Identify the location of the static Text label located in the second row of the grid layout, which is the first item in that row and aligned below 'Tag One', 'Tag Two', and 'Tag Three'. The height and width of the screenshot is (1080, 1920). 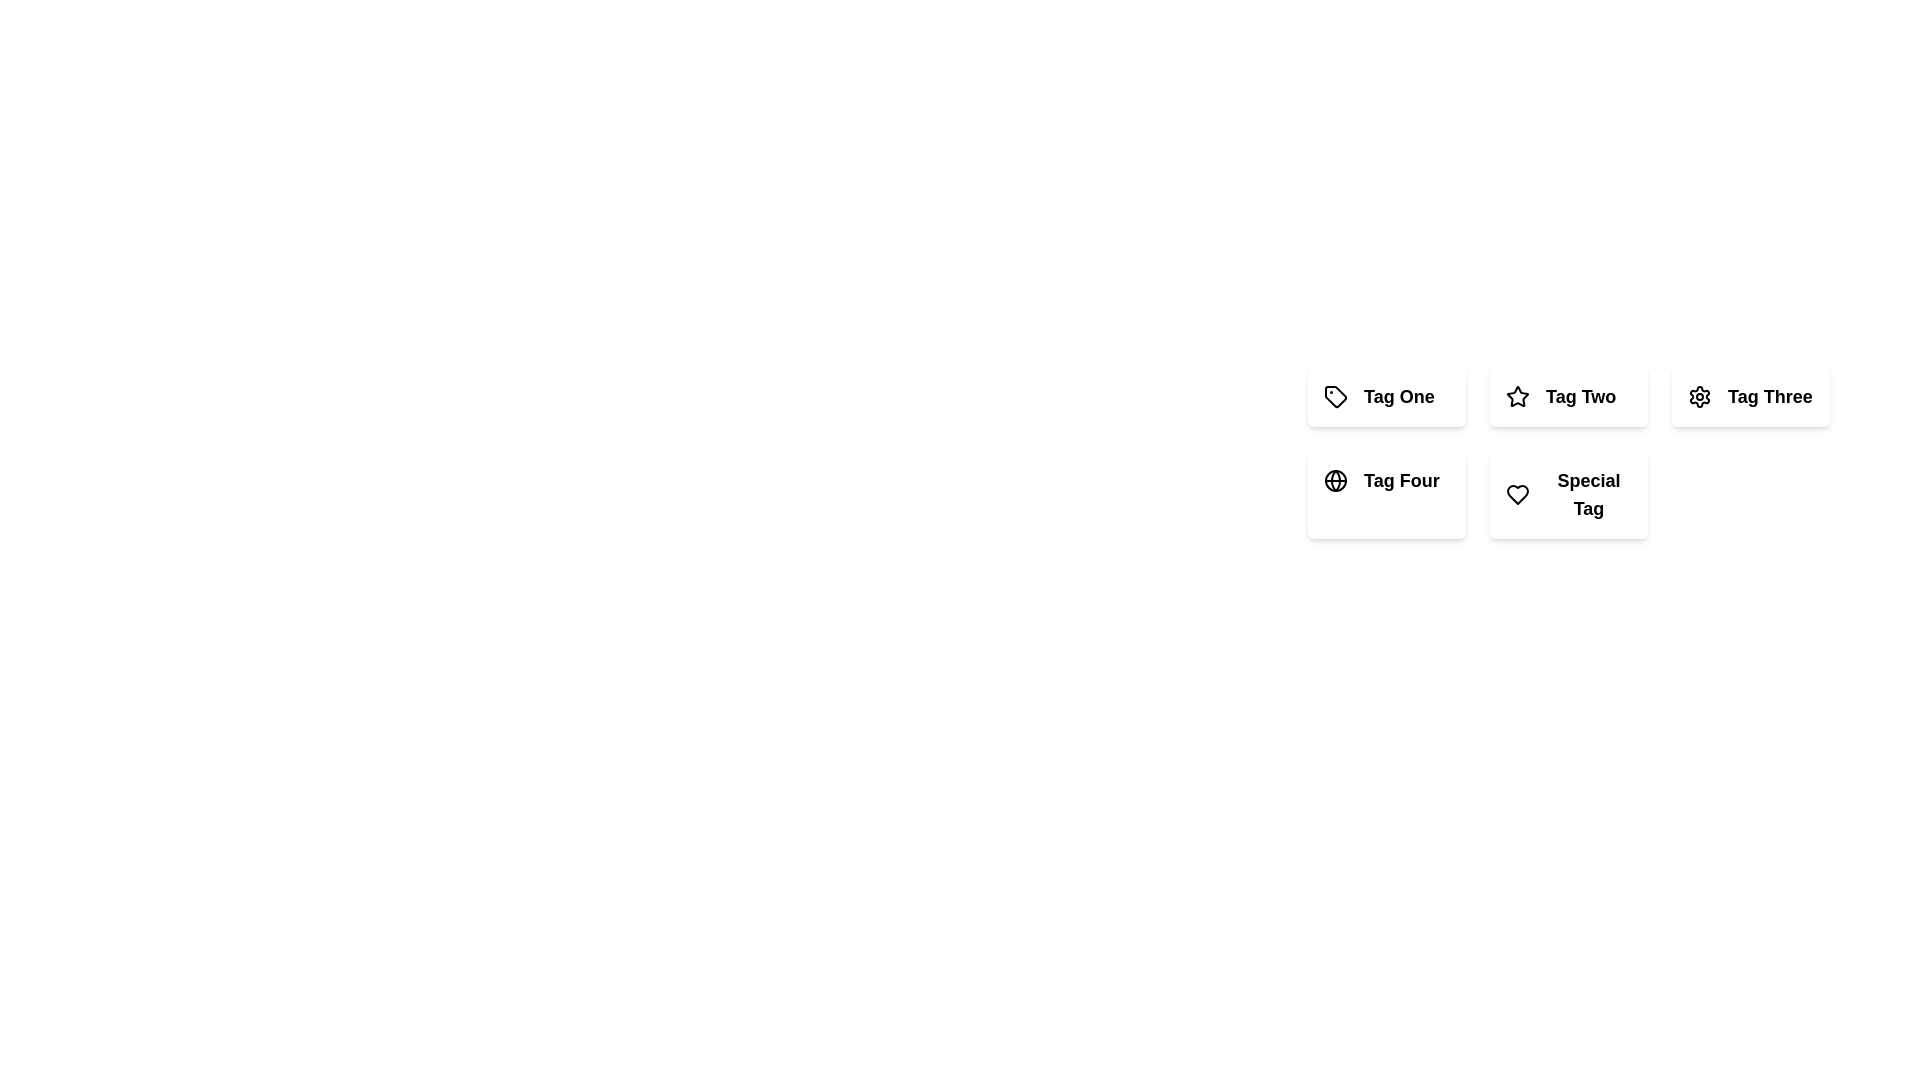
(1400, 481).